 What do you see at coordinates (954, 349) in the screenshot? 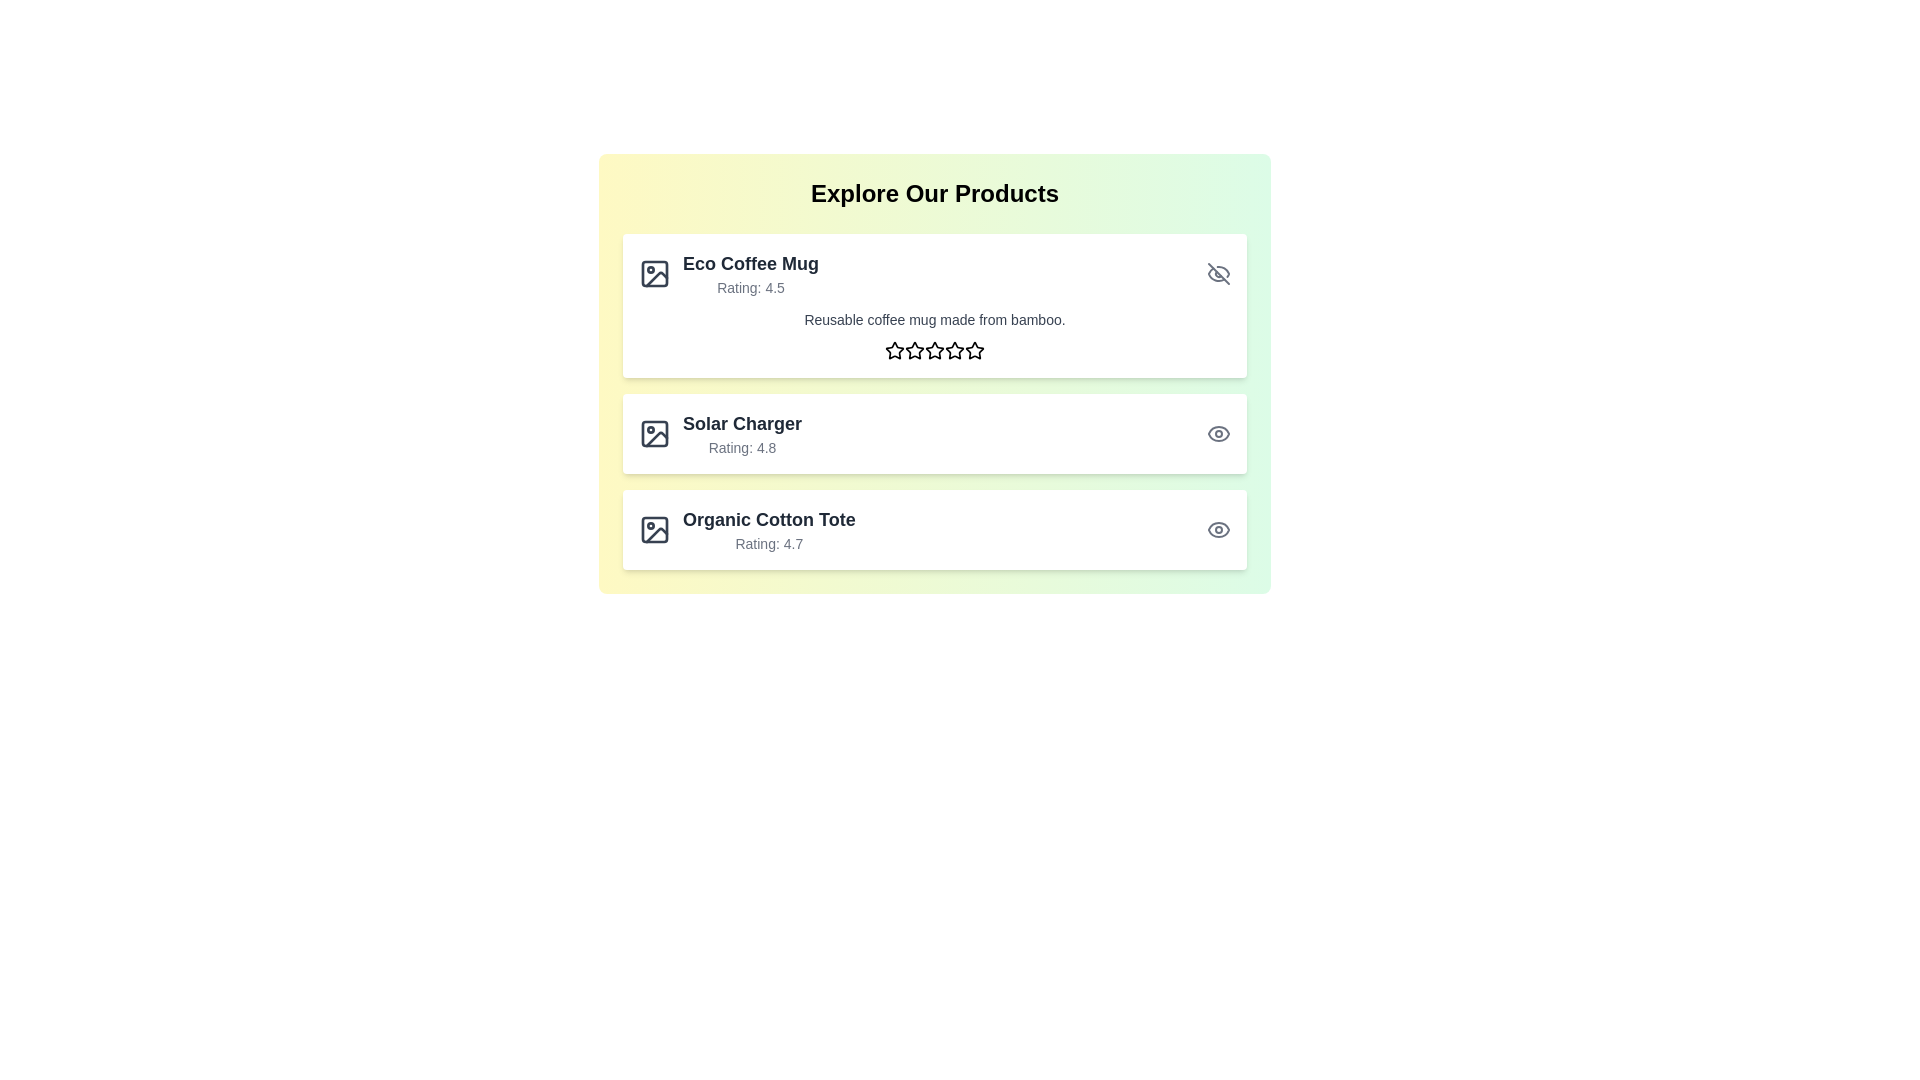
I see `the rating to 4 stars by clicking on the corresponding star icon` at bounding box center [954, 349].